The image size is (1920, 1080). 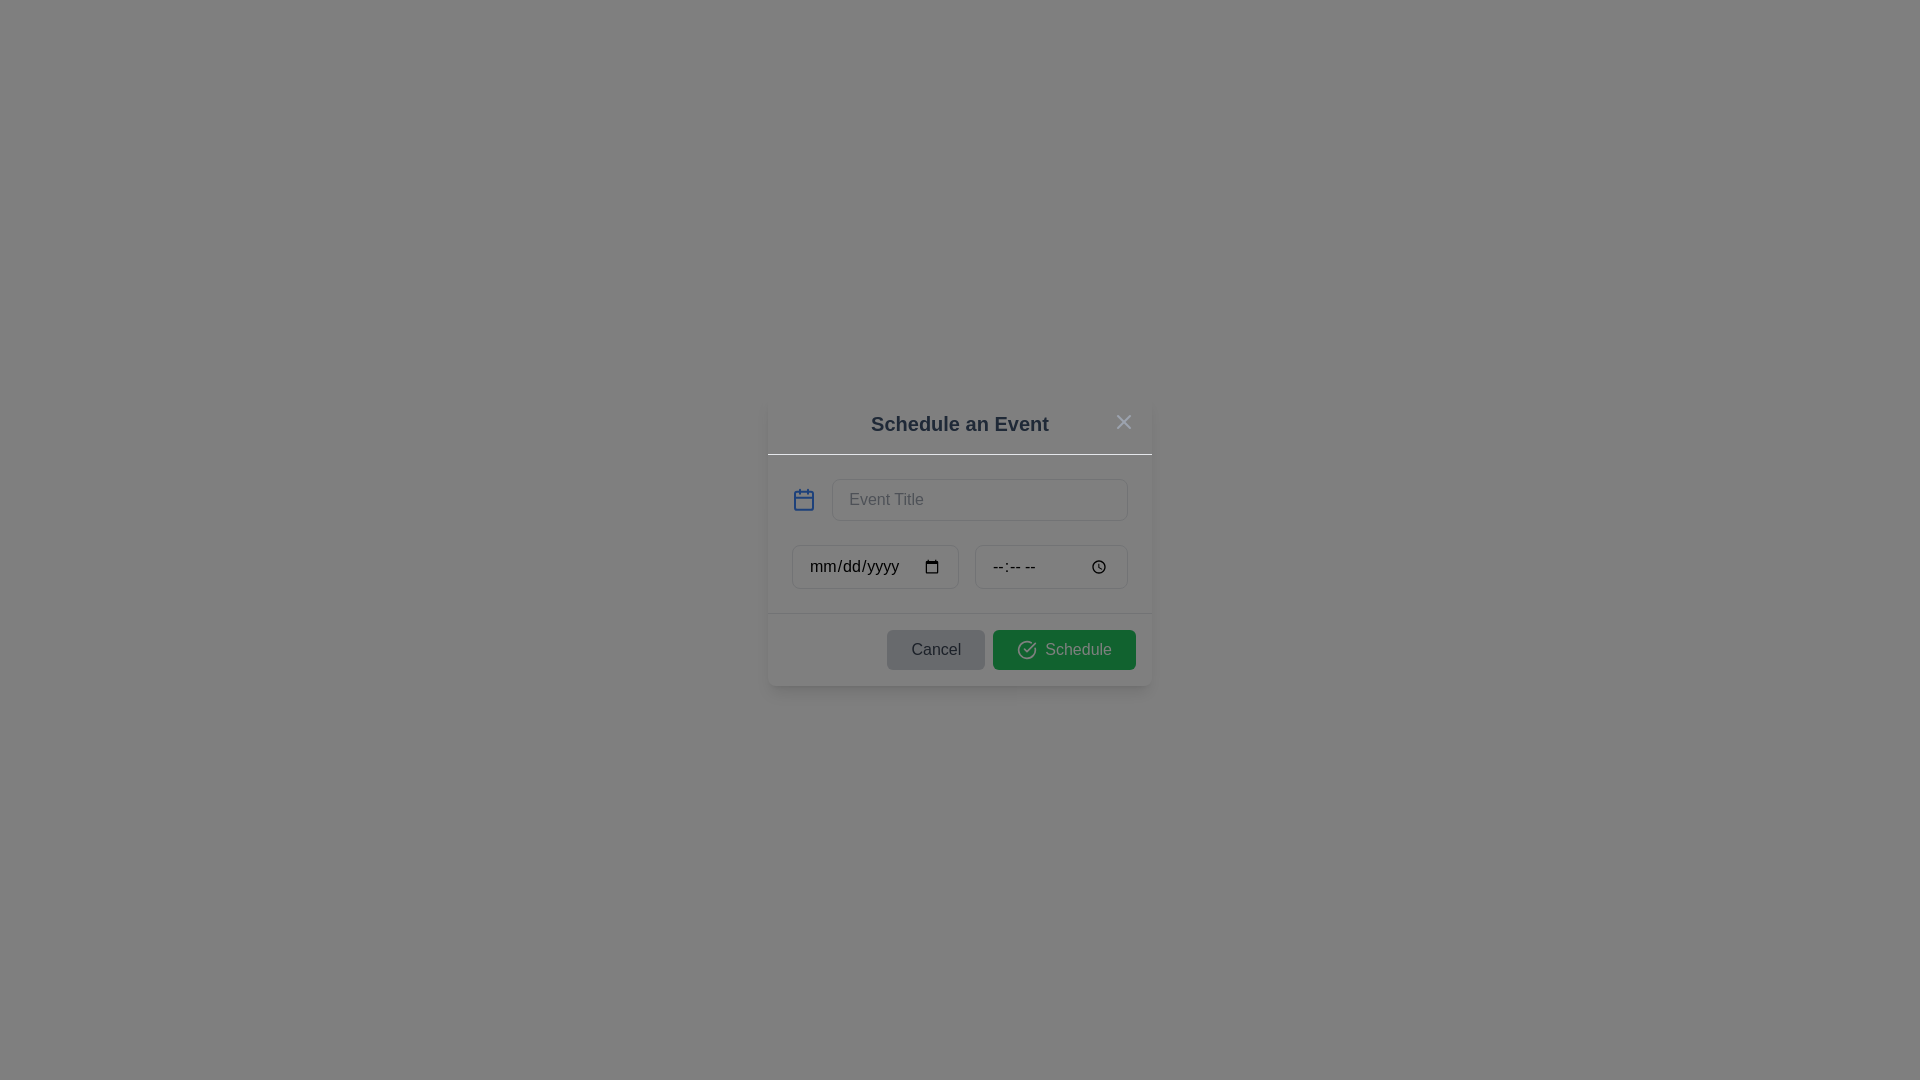 I want to click on the Date input field located in the 'Schedule an Event' dialog box, positioned to the left of the time input field and below the 'Event Title' text input field for visual feedback, so click(x=875, y=567).